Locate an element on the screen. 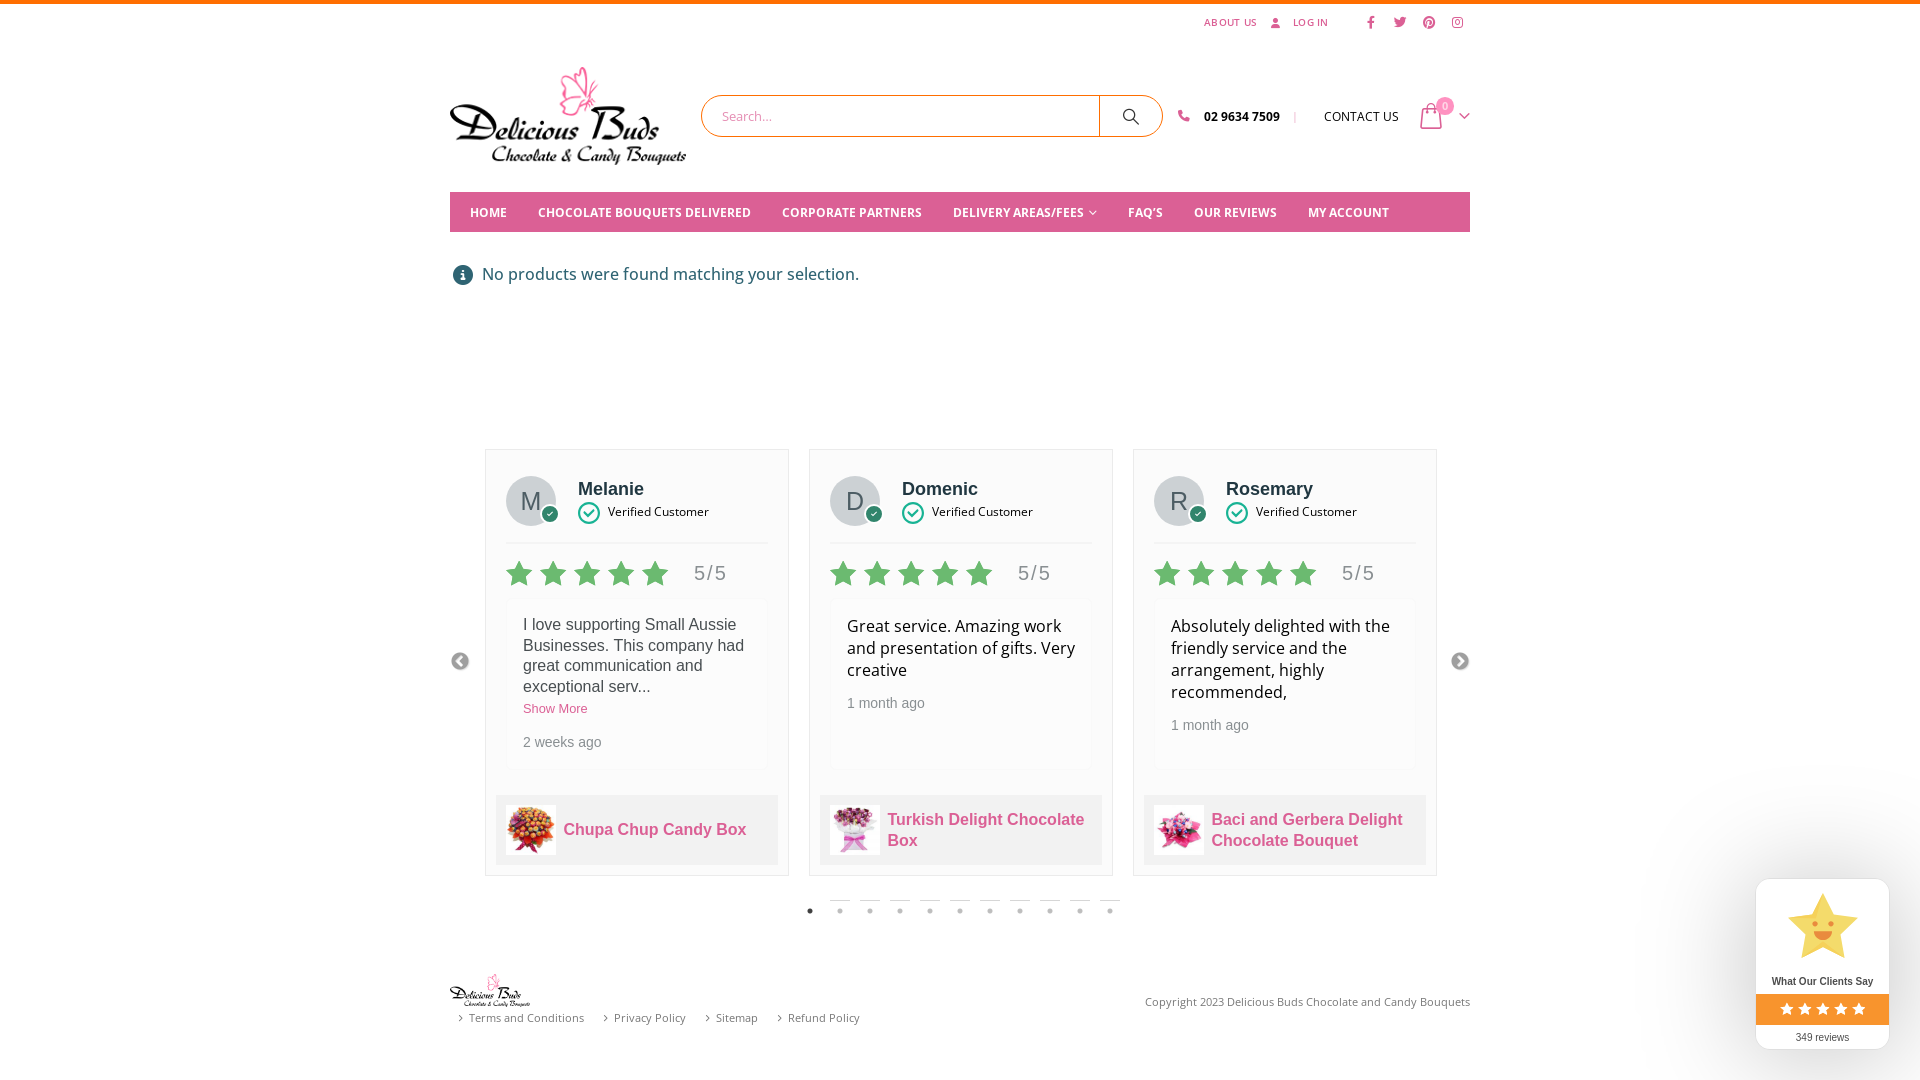  'Terms and Conditions' is located at coordinates (526, 1017).